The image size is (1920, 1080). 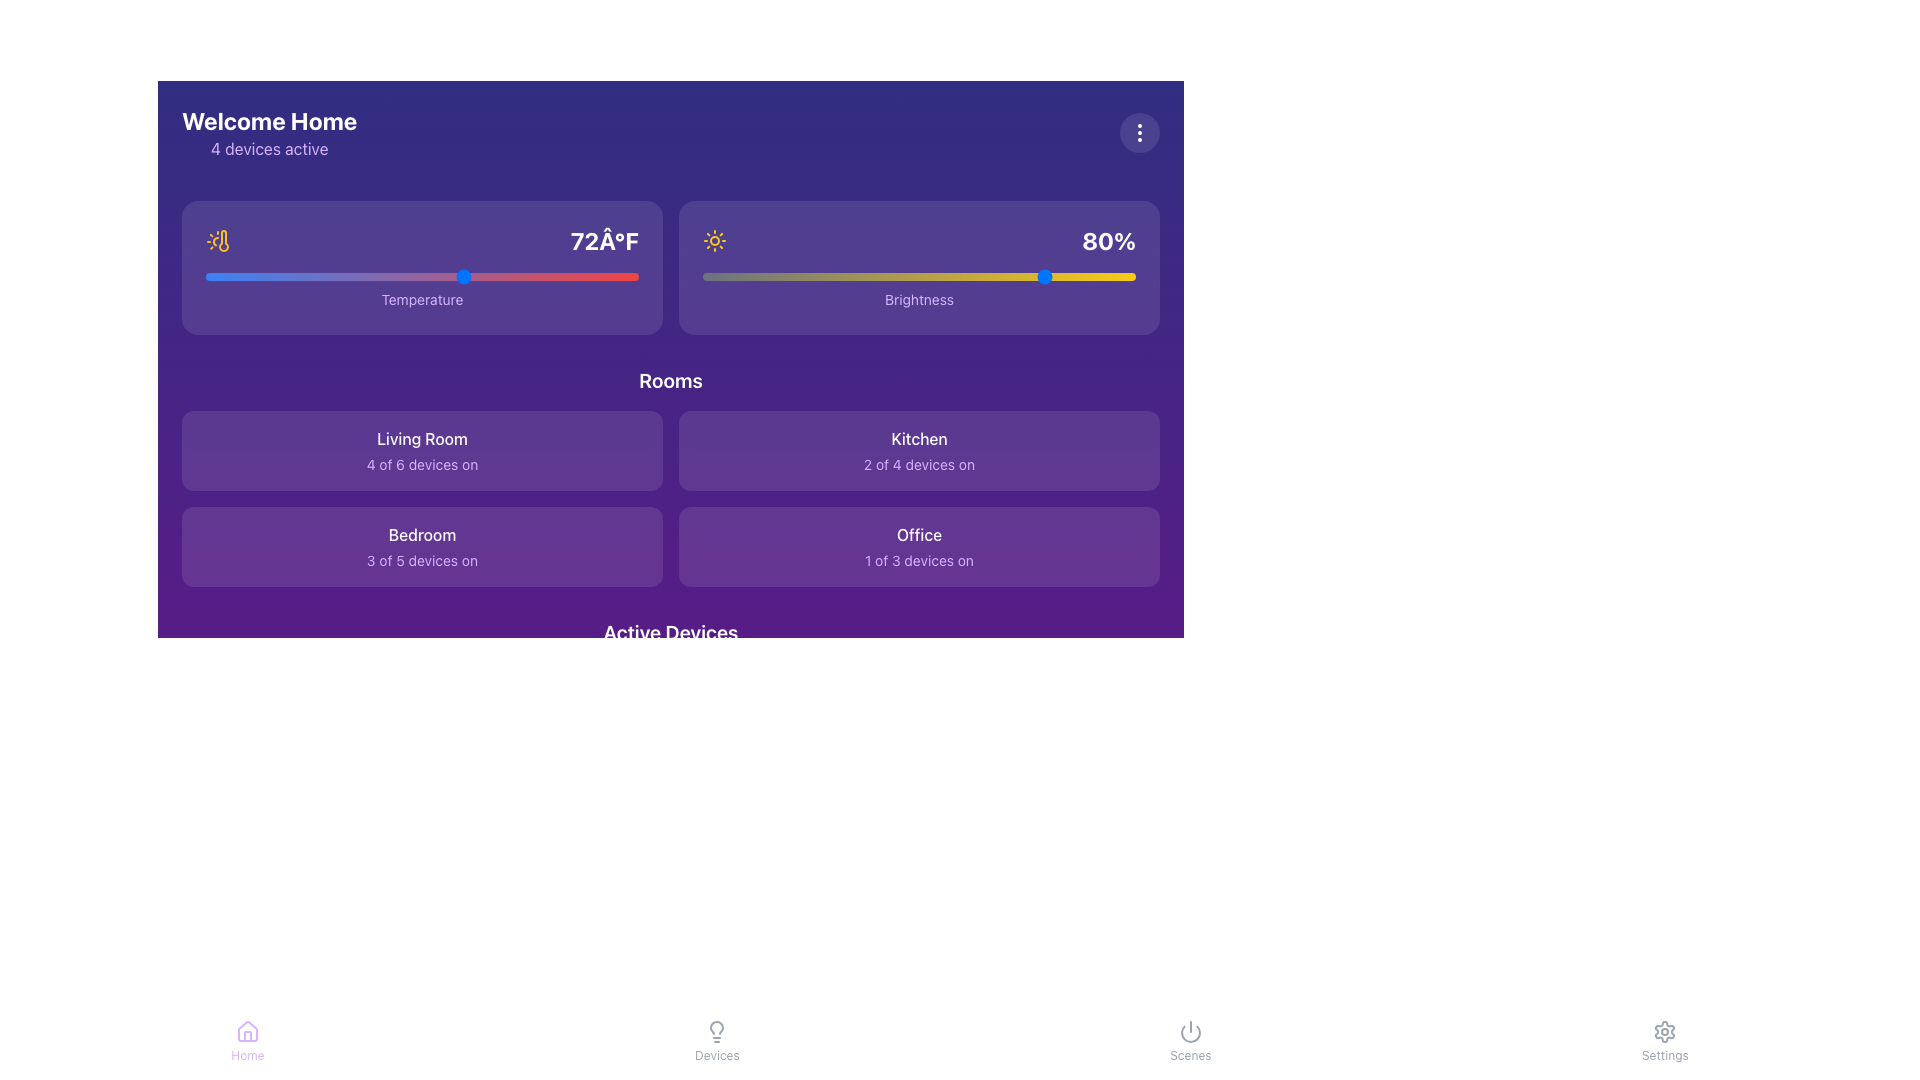 I want to click on the temperature, so click(x=509, y=277).